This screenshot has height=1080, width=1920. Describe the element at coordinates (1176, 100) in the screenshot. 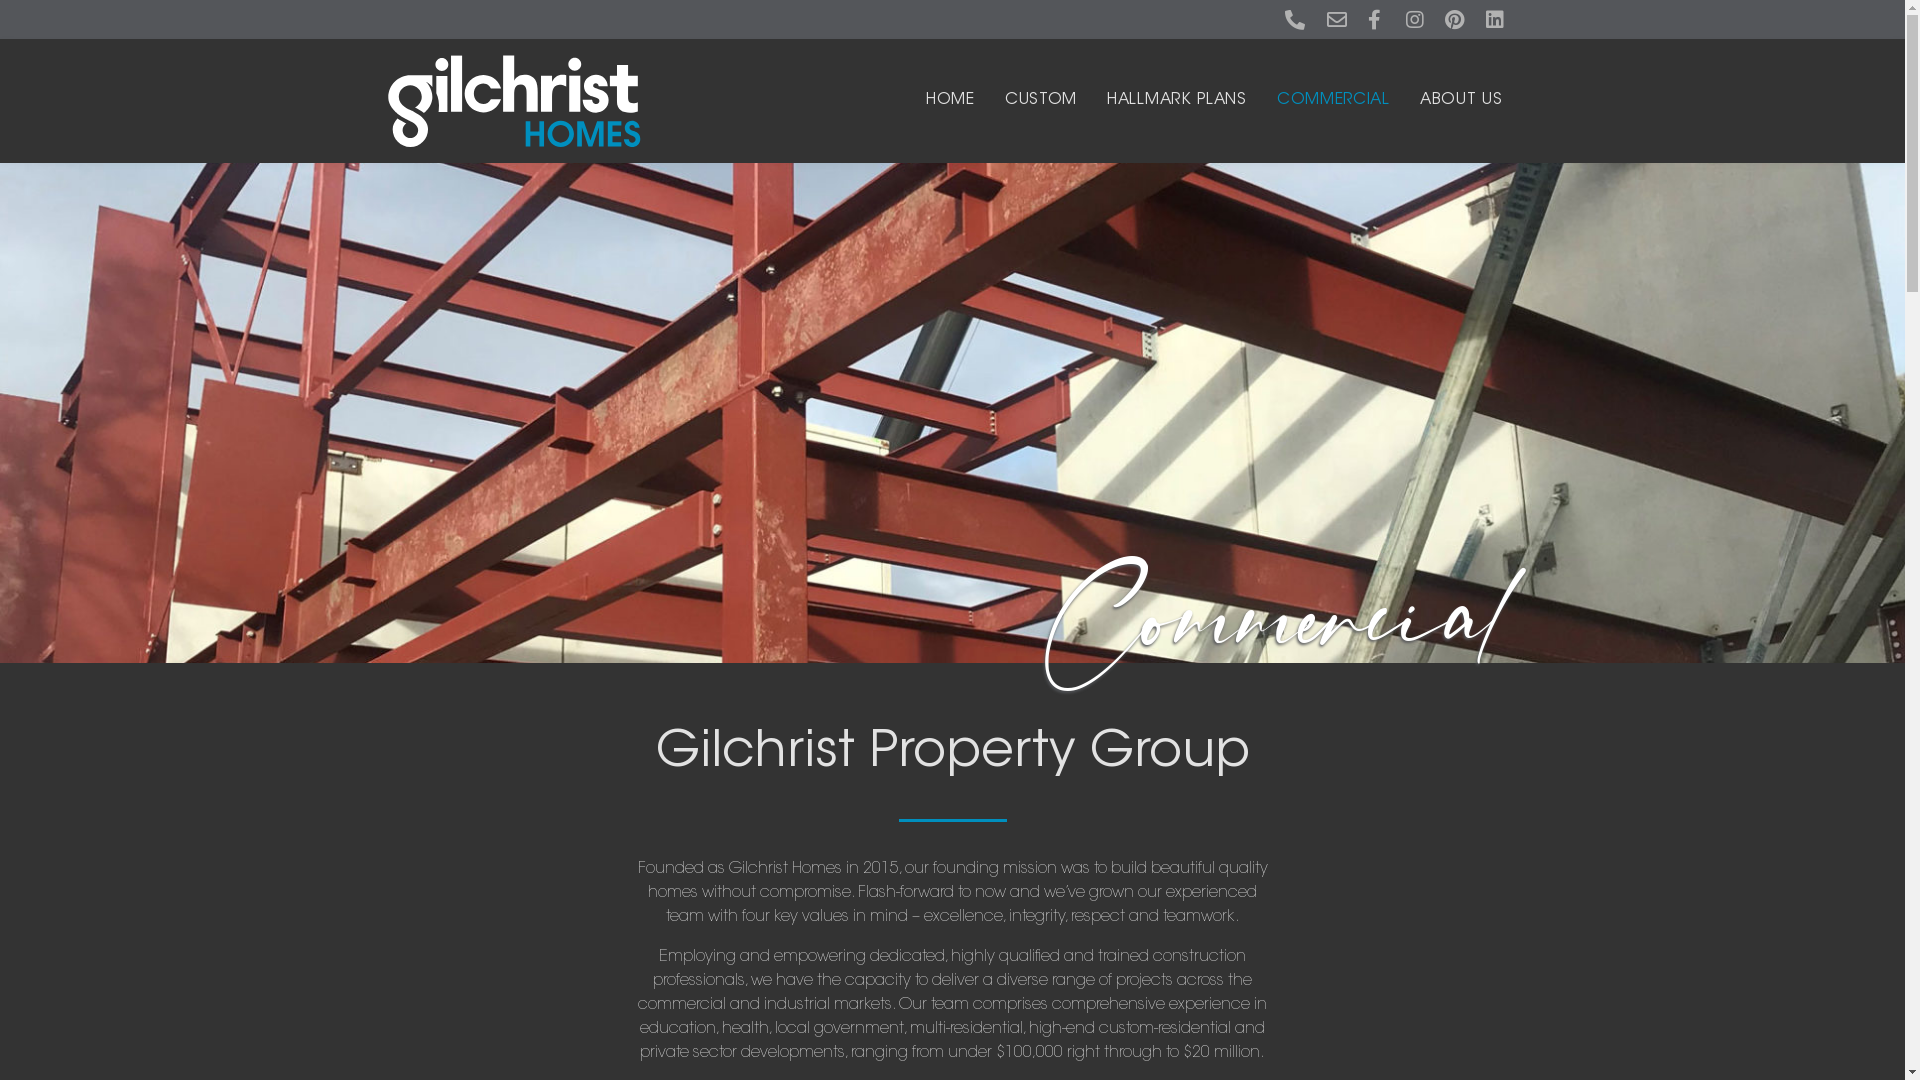

I see `'HALLMARK PLANS'` at that location.